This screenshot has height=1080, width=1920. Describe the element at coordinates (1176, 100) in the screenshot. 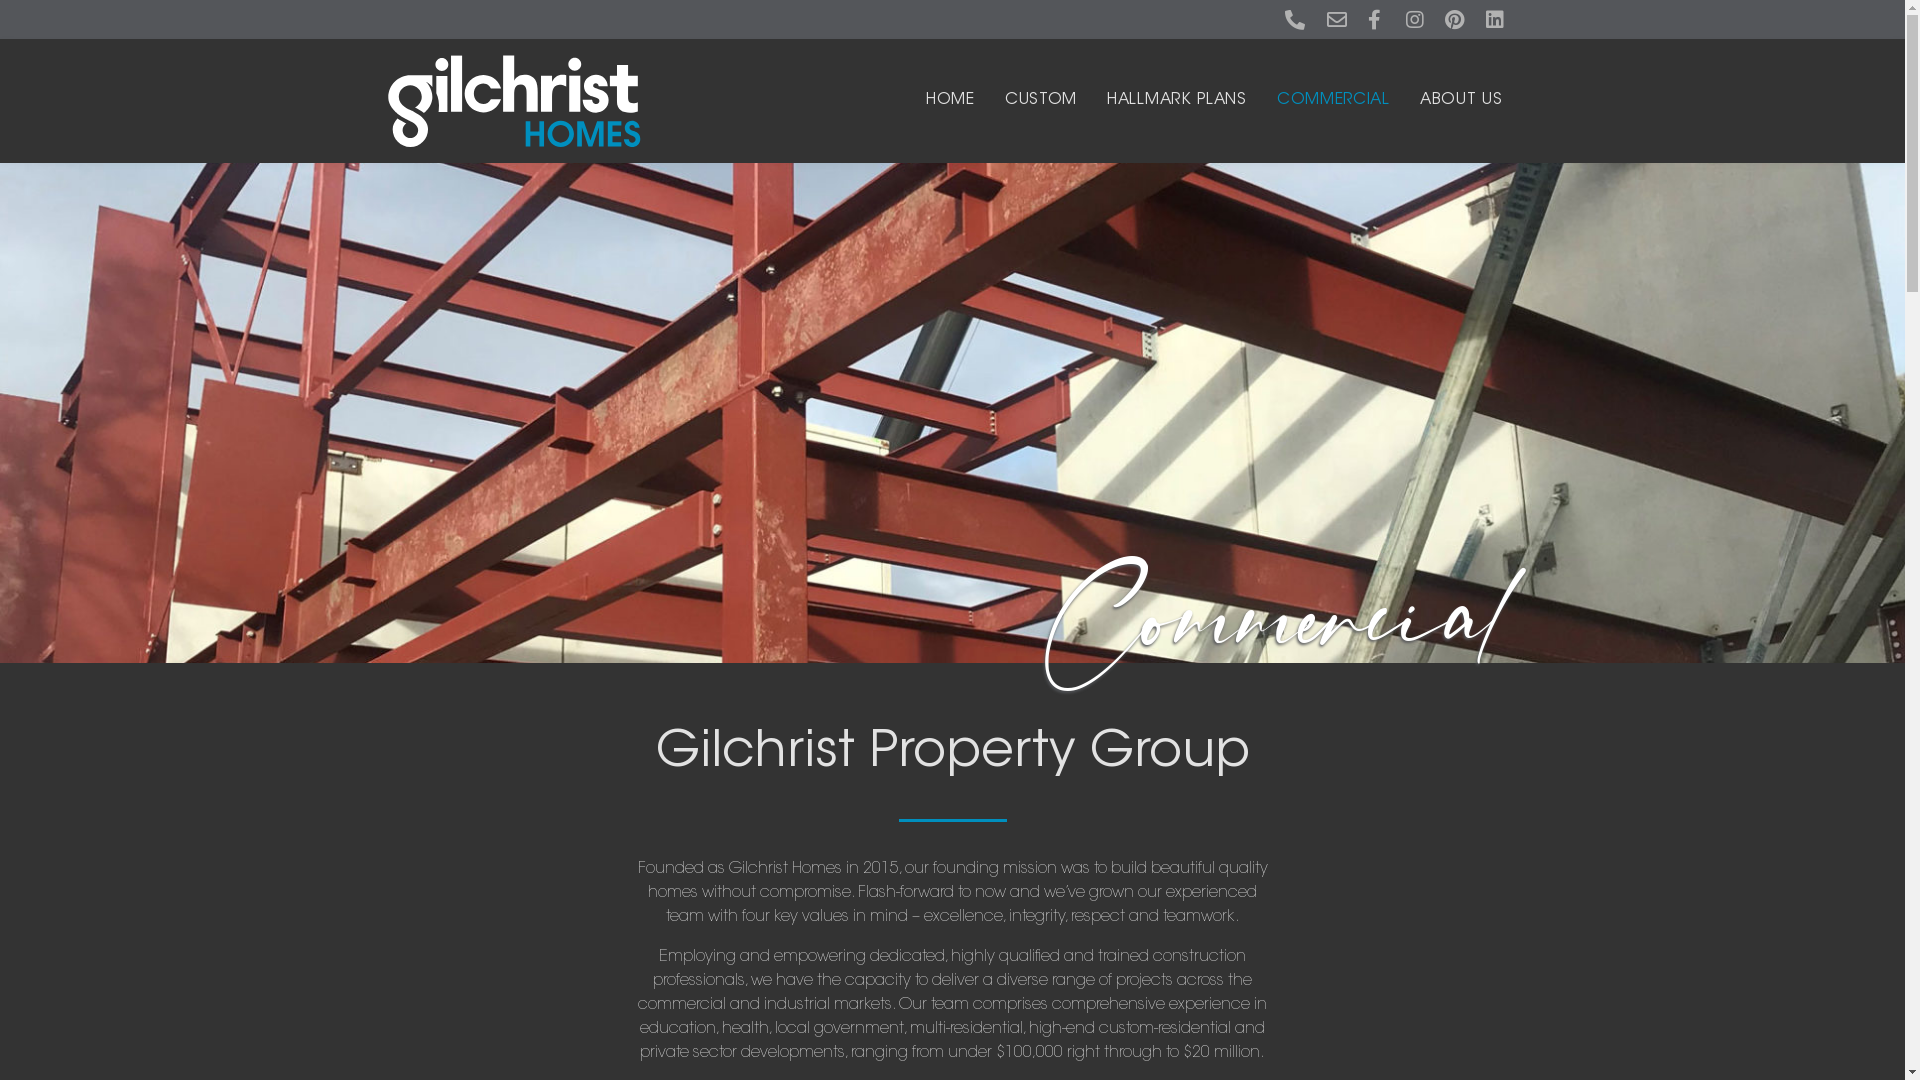

I see `'HALLMARK PLANS'` at that location.